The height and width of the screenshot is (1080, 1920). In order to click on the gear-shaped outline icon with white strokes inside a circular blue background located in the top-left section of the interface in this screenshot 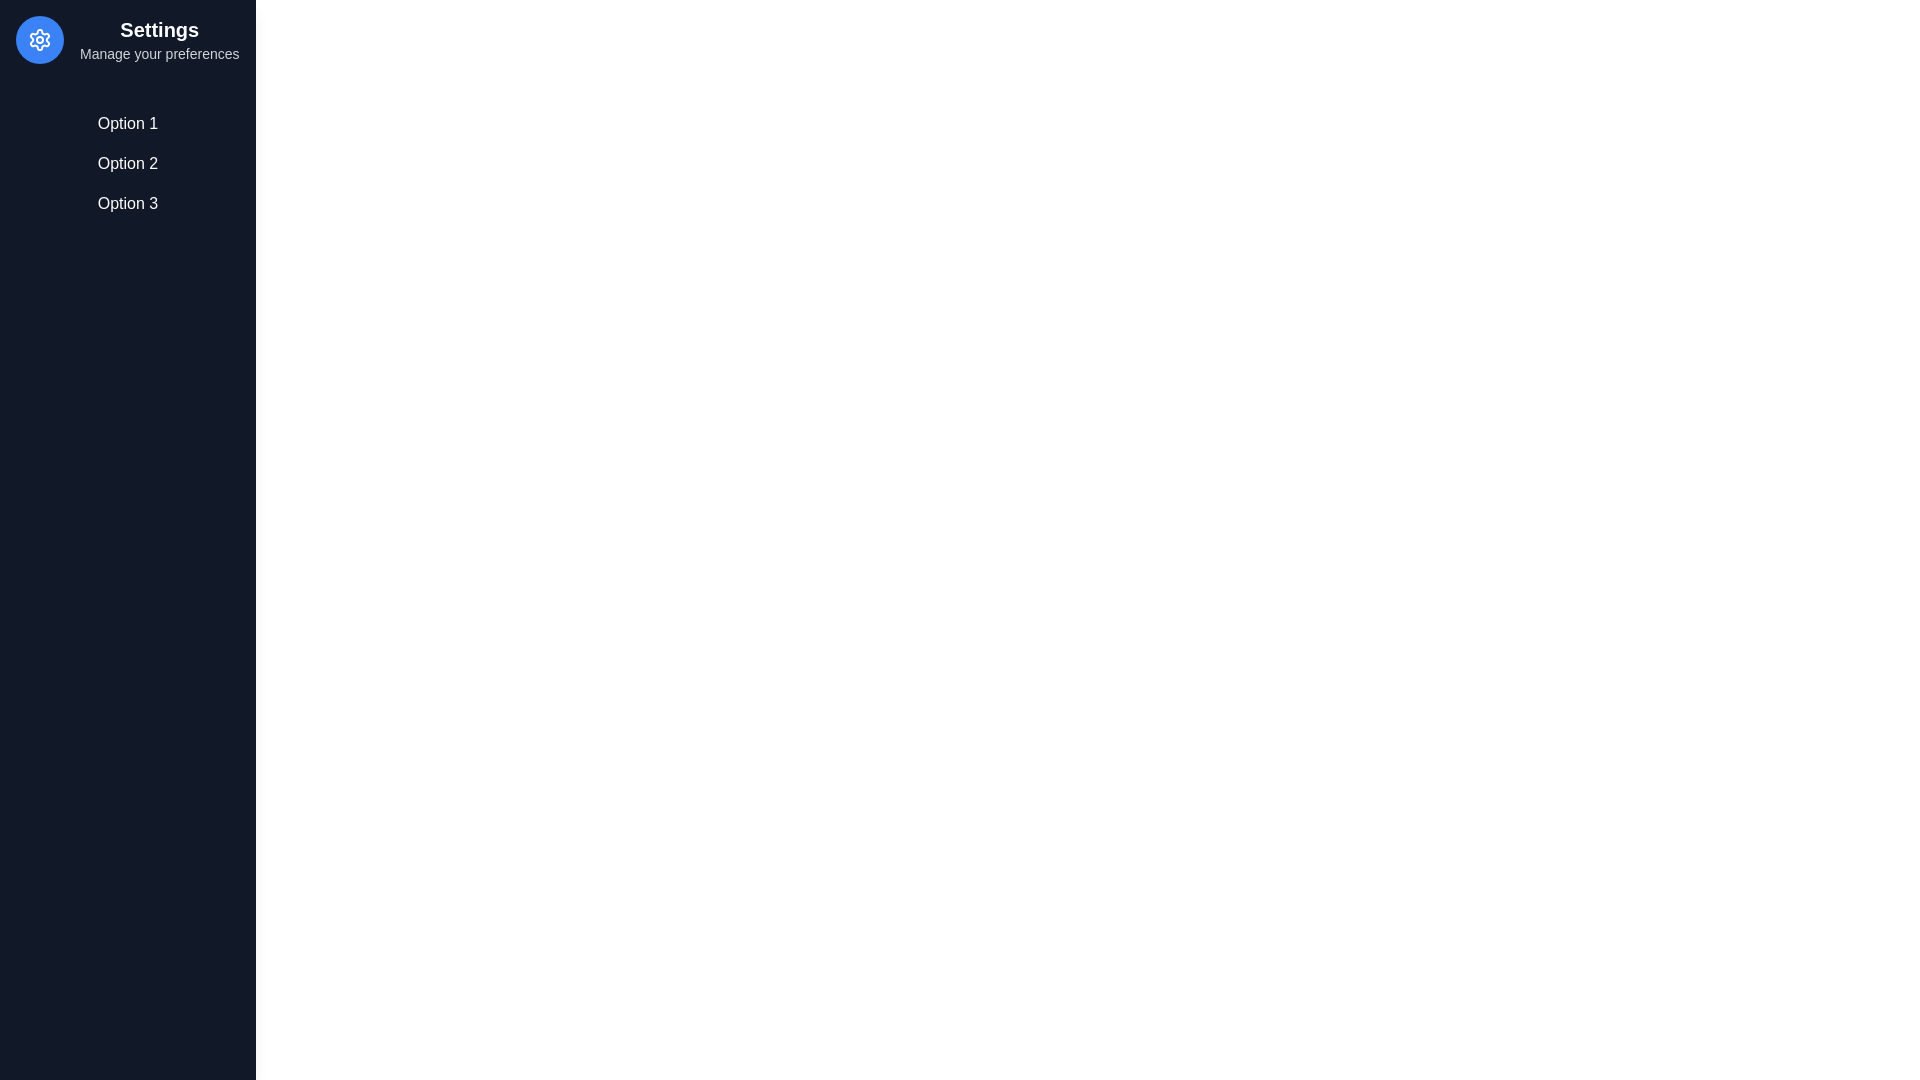, I will do `click(39, 39)`.